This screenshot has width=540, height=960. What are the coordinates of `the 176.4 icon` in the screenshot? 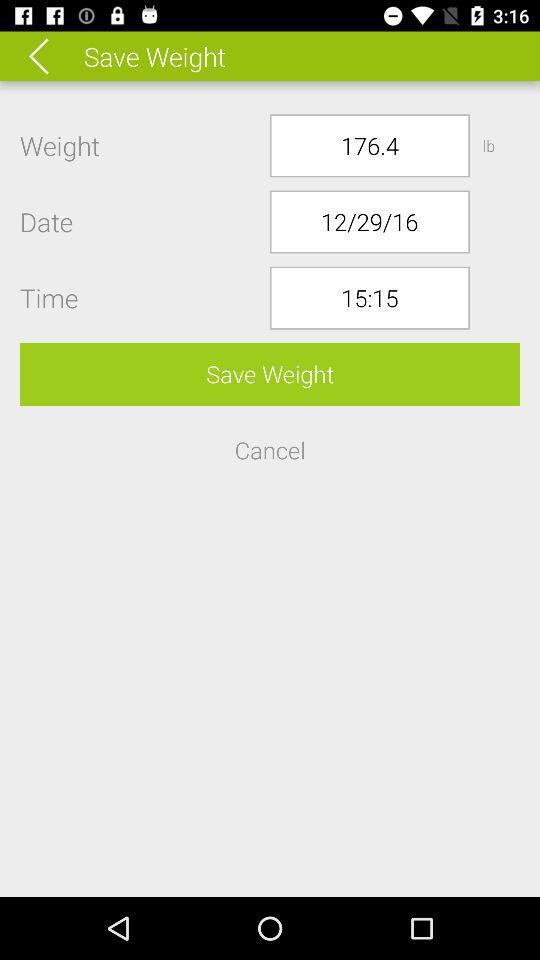 It's located at (368, 144).